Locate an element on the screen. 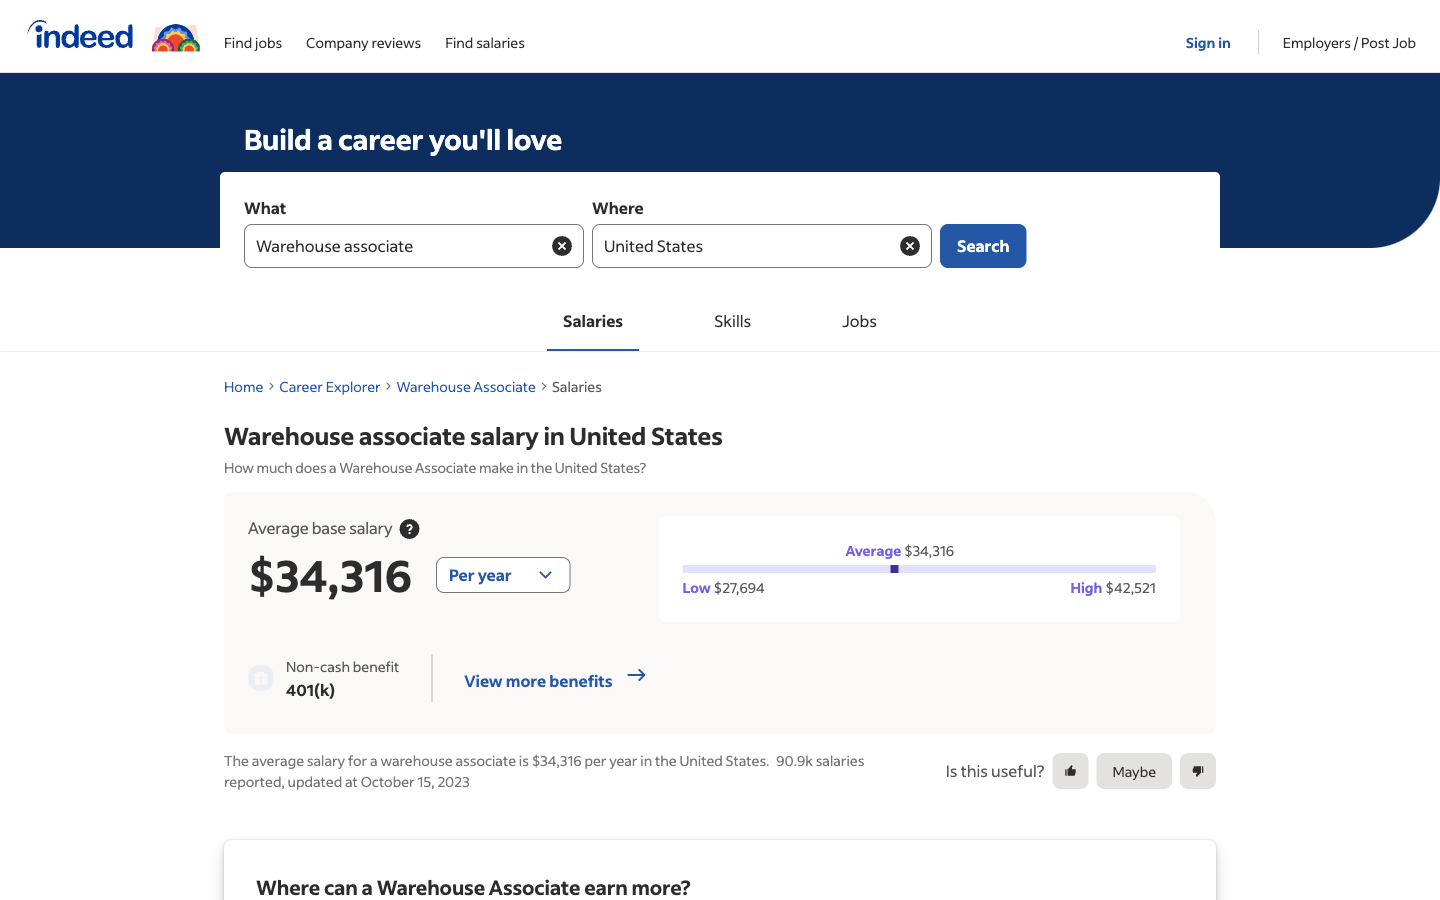  Proceed towards the Warehouse Associate Information Page is located at coordinates (466, 386).